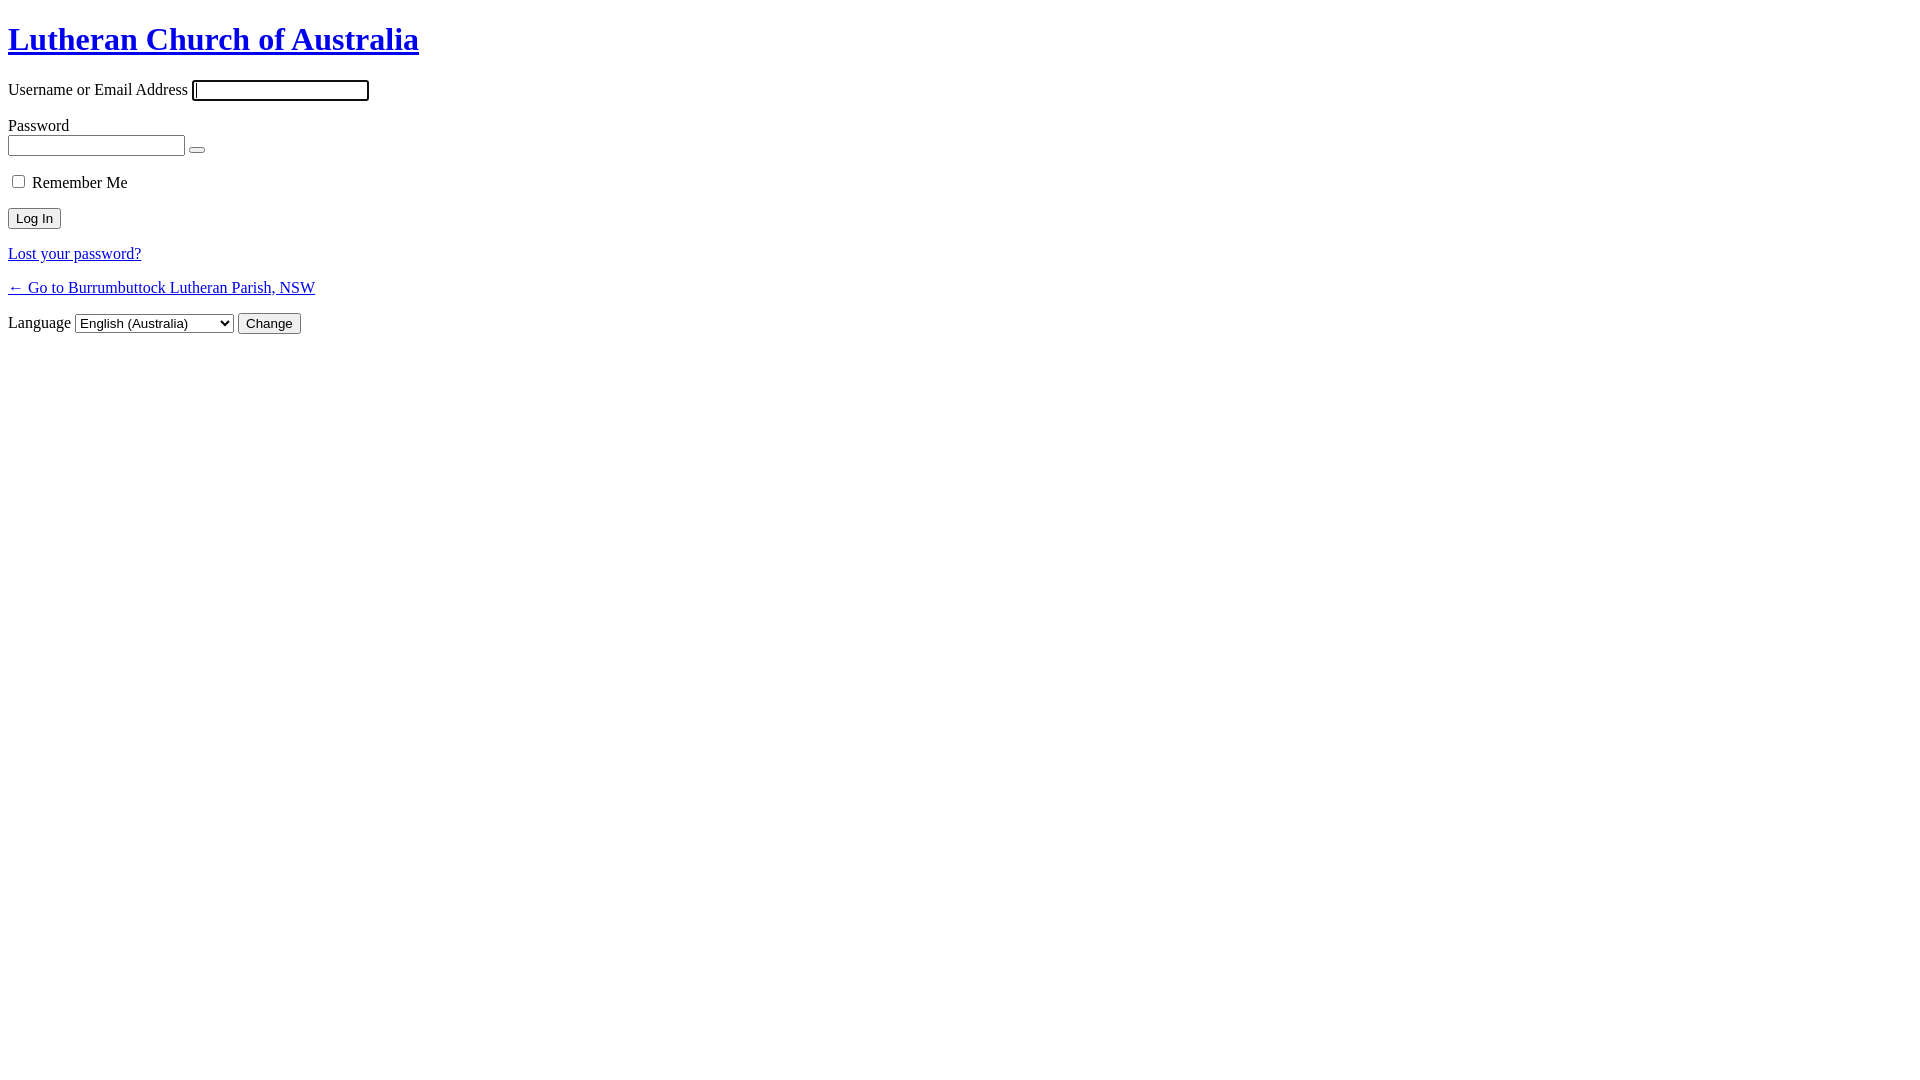 The height and width of the screenshot is (1080, 1920). What do you see at coordinates (74, 252) in the screenshot?
I see `'Lost your password?'` at bounding box center [74, 252].